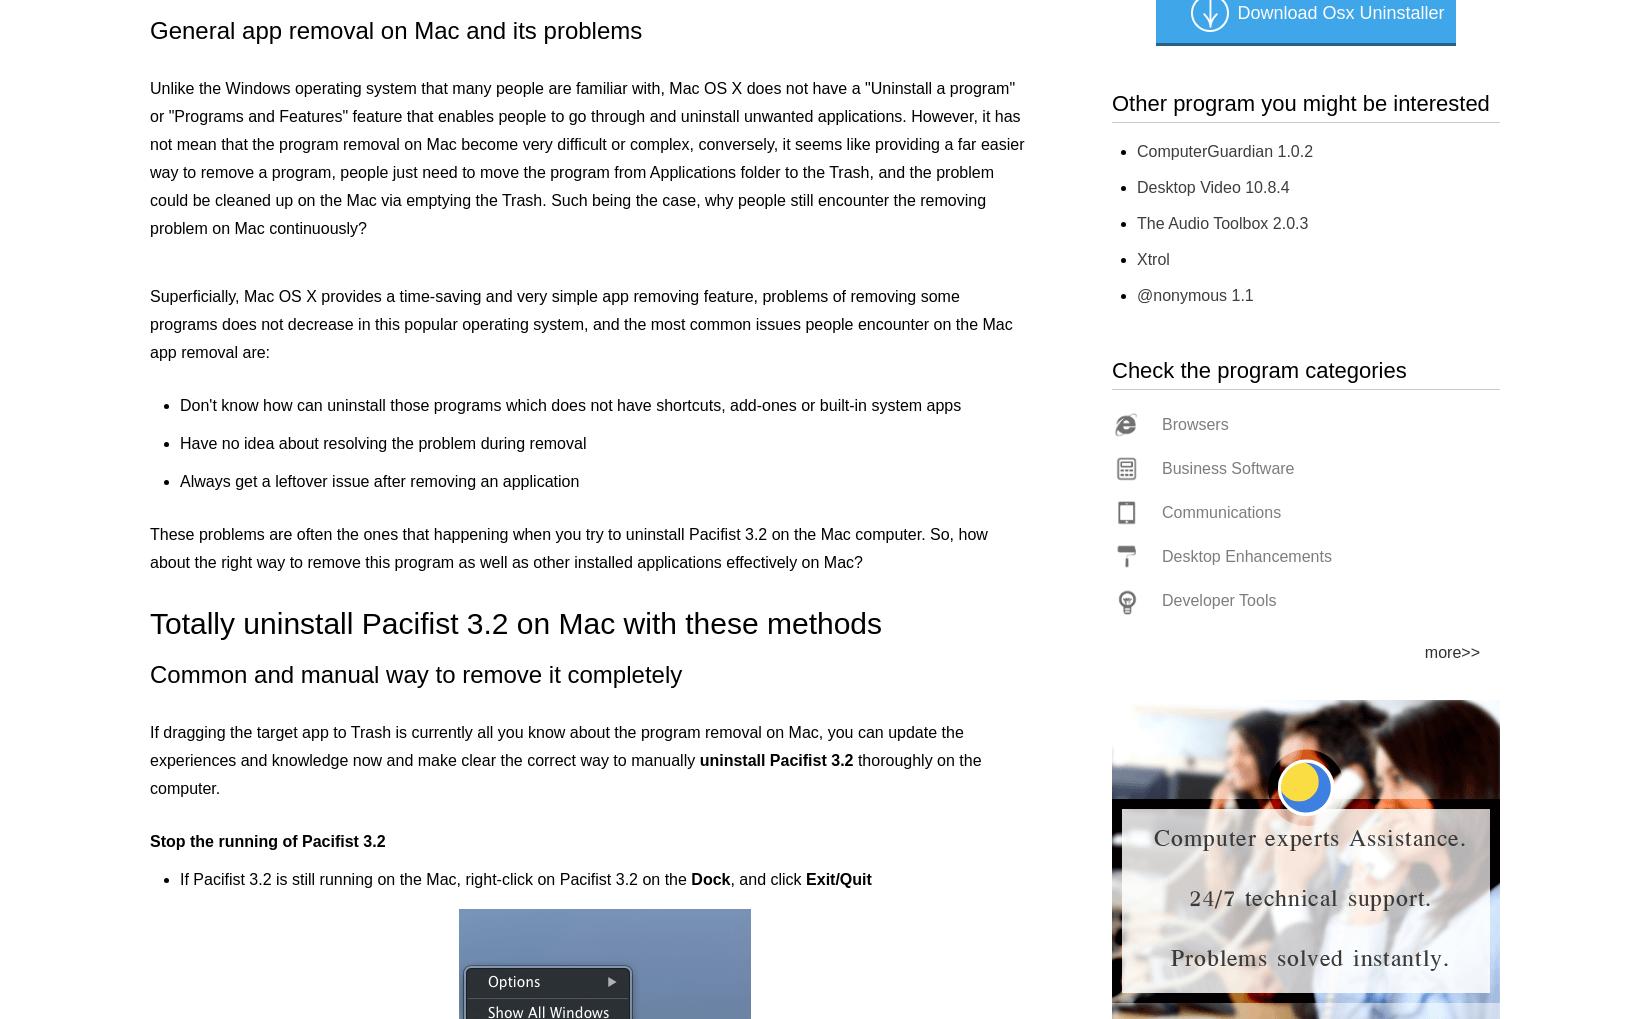 The height and width of the screenshot is (1019, 1650). I want to click on 'more>>', so click(1451, 651).